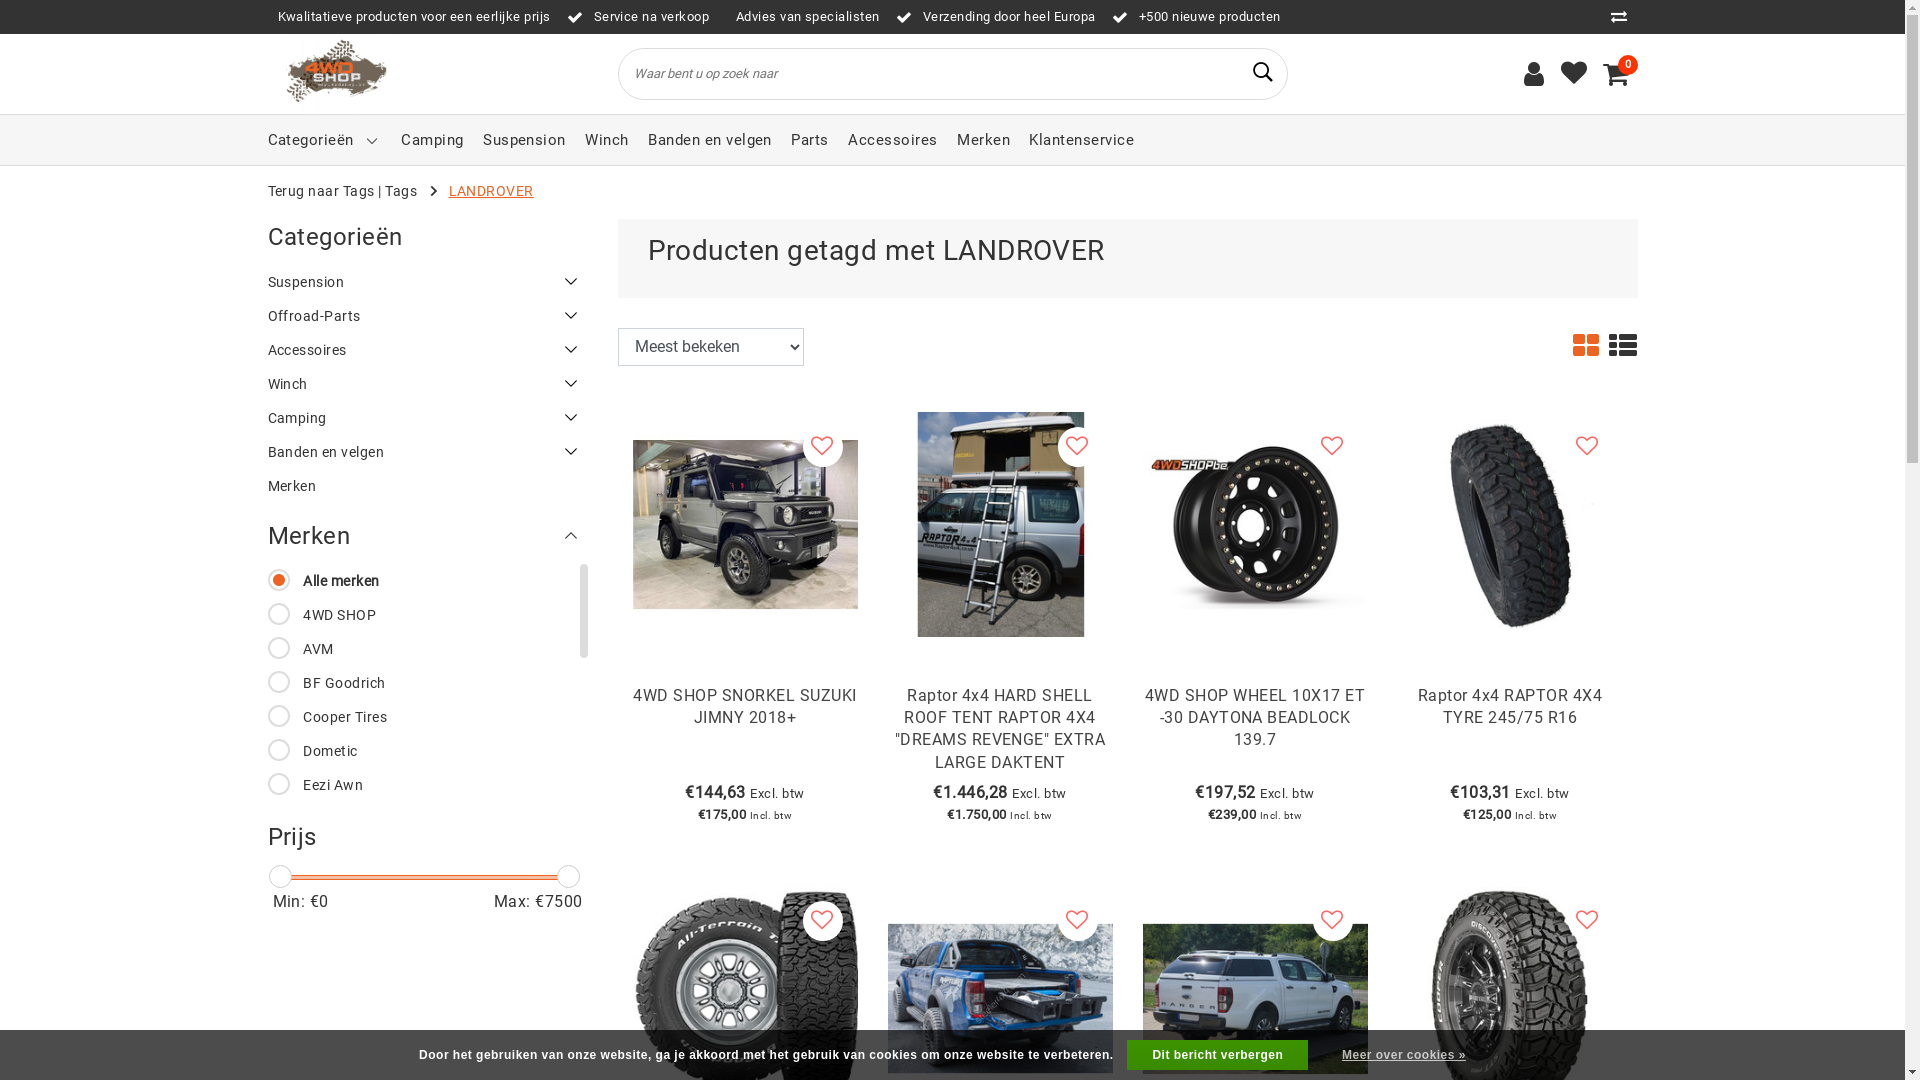 The width and height of the screenshot is (1920, 1080). I want to click on '4WD Shop', so click(334, 72).